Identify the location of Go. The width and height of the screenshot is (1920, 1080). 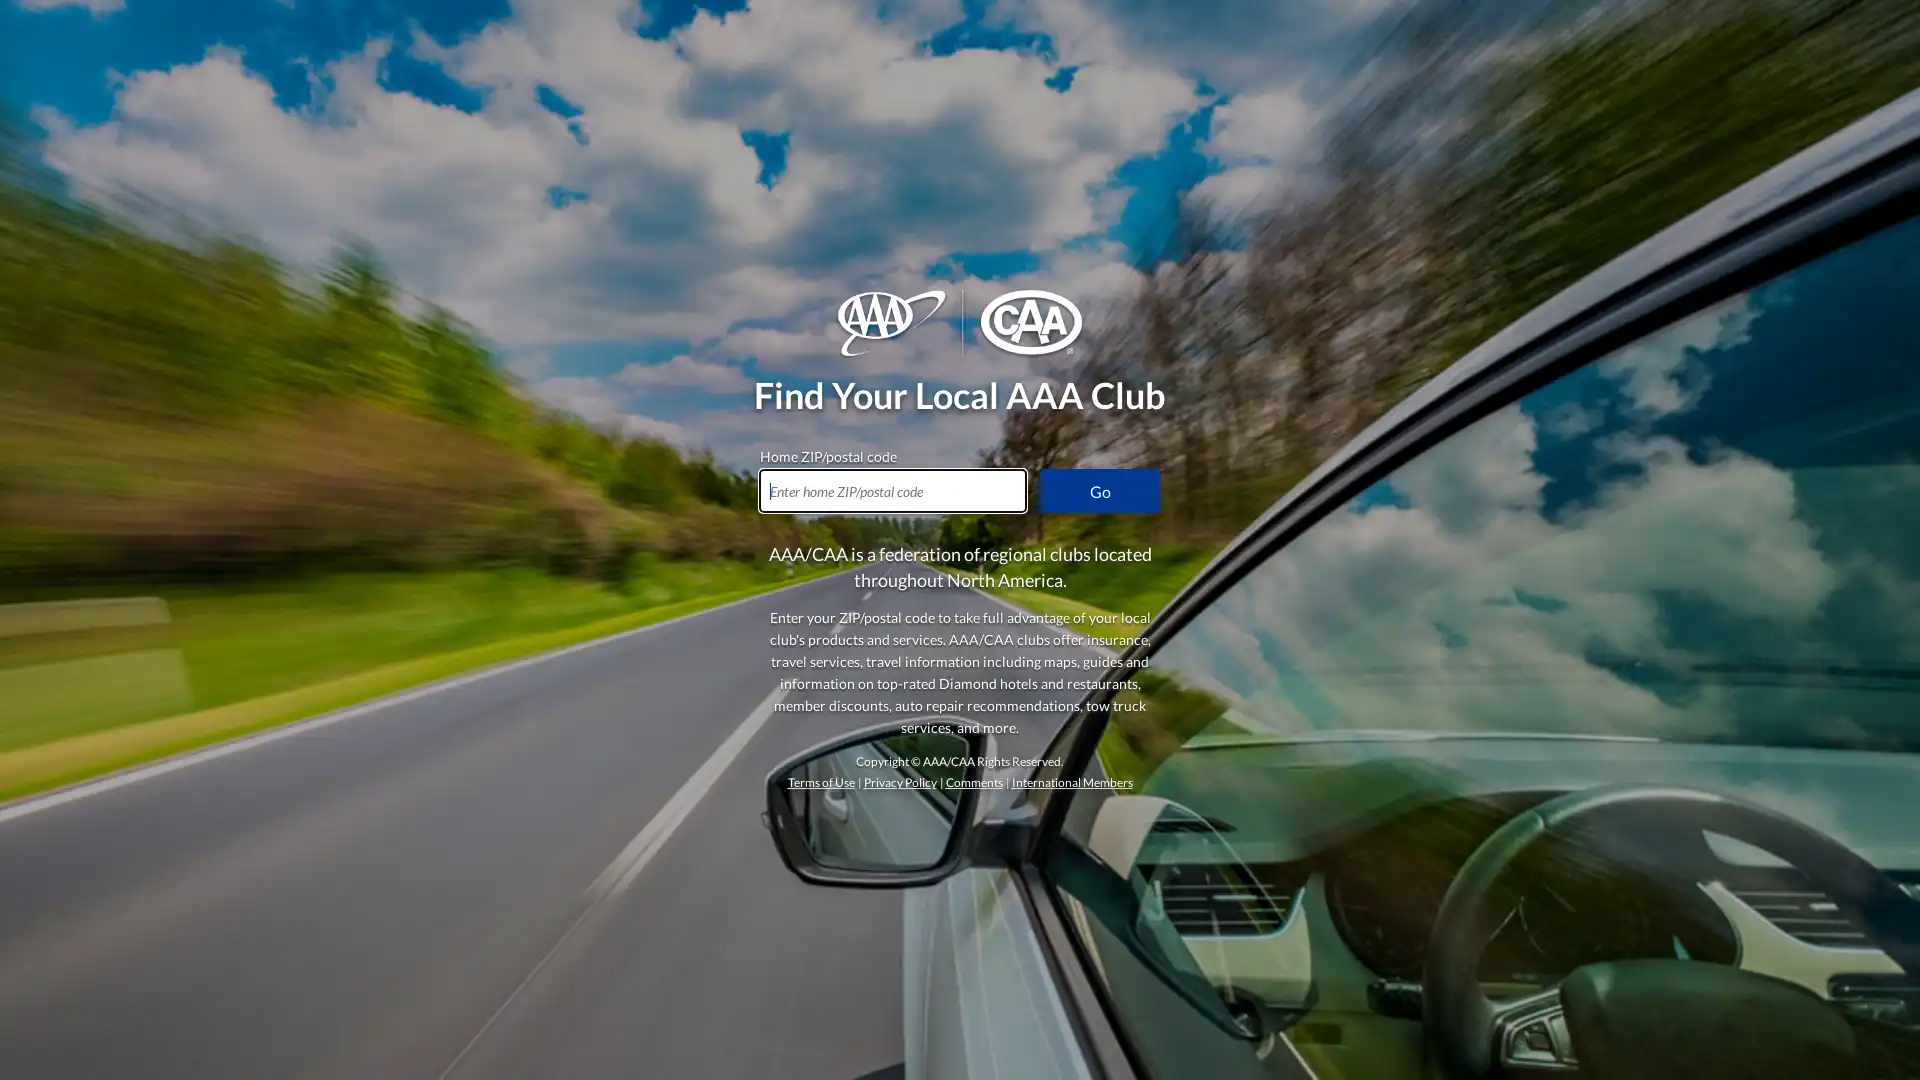
(1098, 490).